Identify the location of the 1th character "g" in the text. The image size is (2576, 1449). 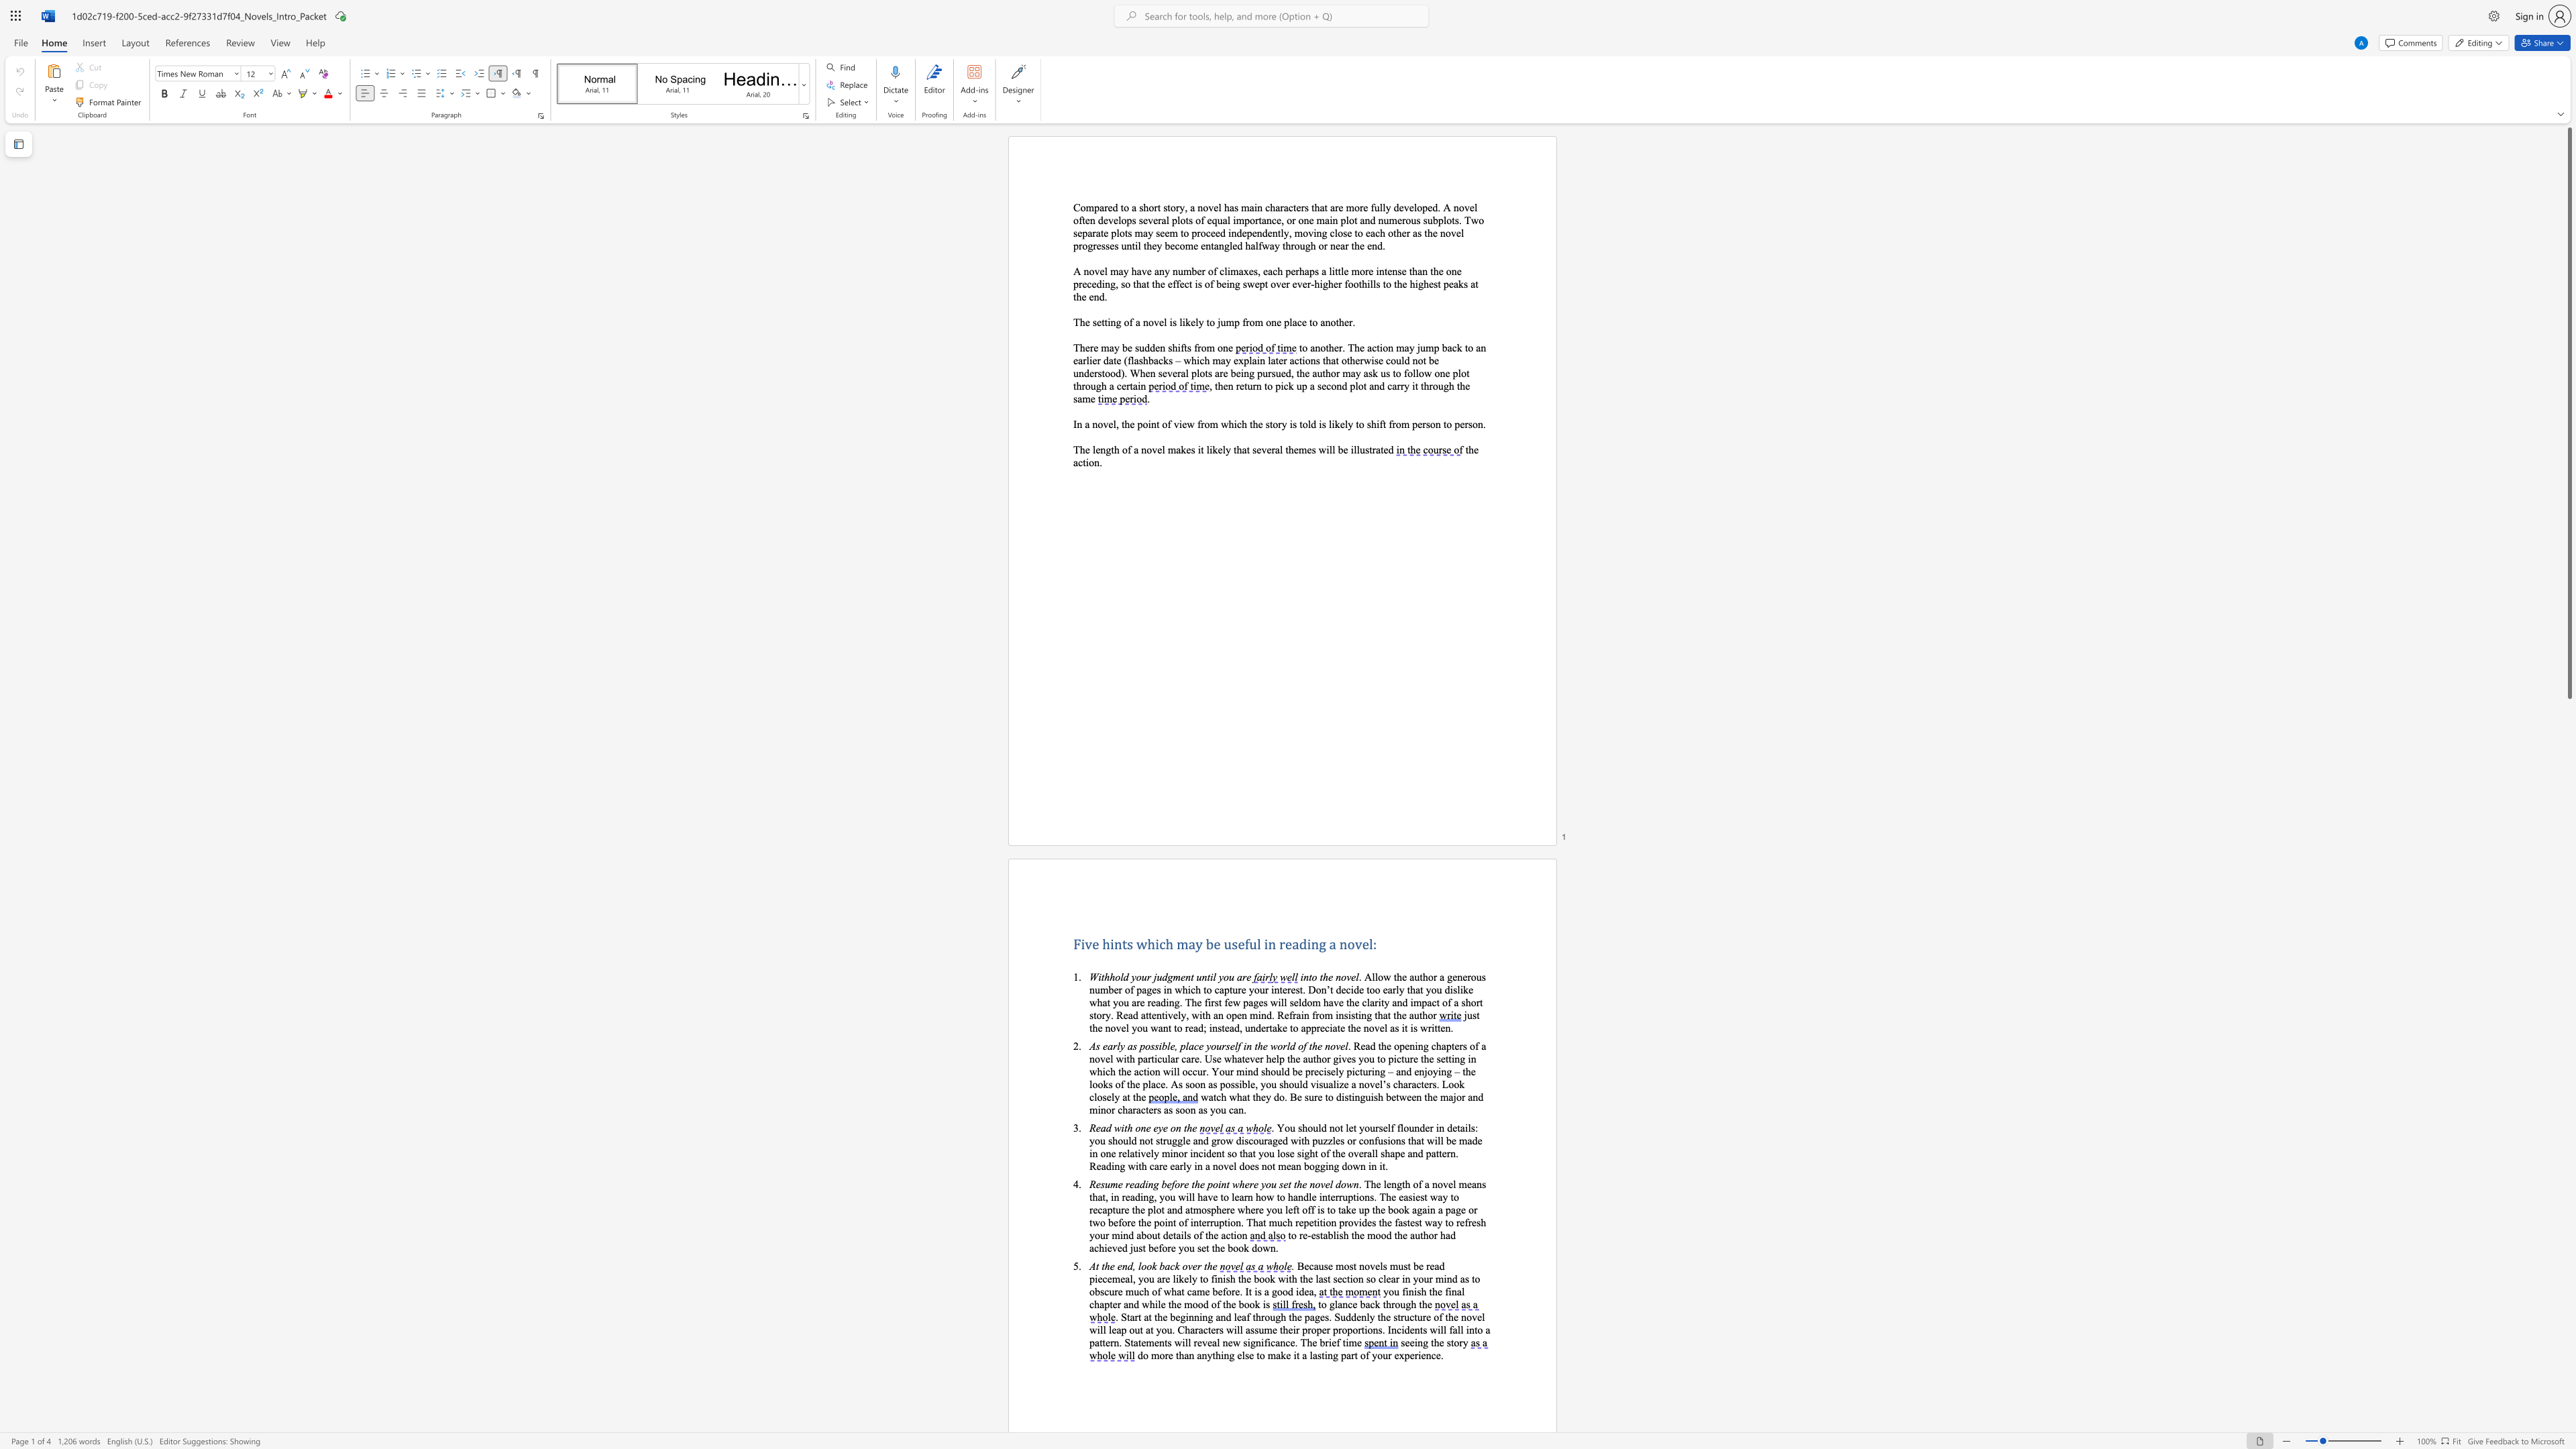
(1273, 1291).